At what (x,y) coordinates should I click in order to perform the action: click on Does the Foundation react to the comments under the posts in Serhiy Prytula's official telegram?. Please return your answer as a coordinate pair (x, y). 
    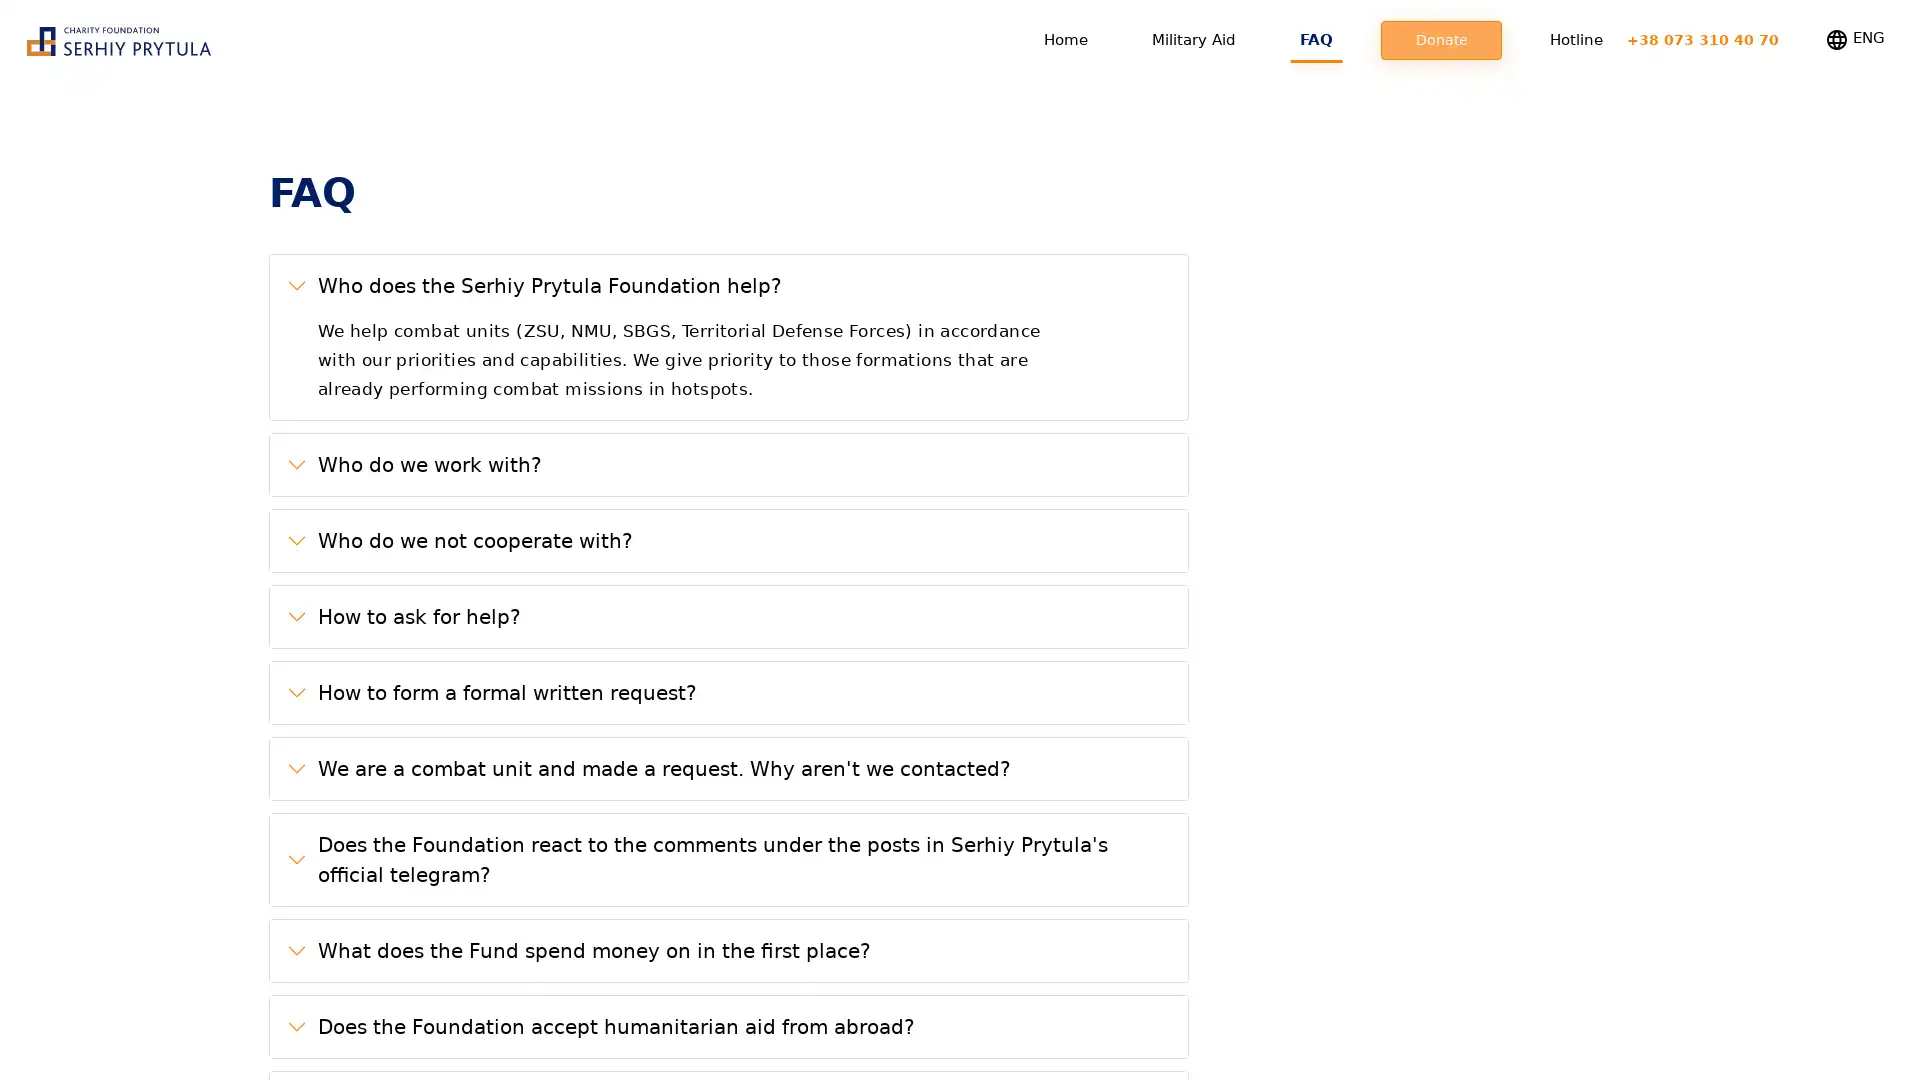
    Looking at the image, I should click on (727, 859).